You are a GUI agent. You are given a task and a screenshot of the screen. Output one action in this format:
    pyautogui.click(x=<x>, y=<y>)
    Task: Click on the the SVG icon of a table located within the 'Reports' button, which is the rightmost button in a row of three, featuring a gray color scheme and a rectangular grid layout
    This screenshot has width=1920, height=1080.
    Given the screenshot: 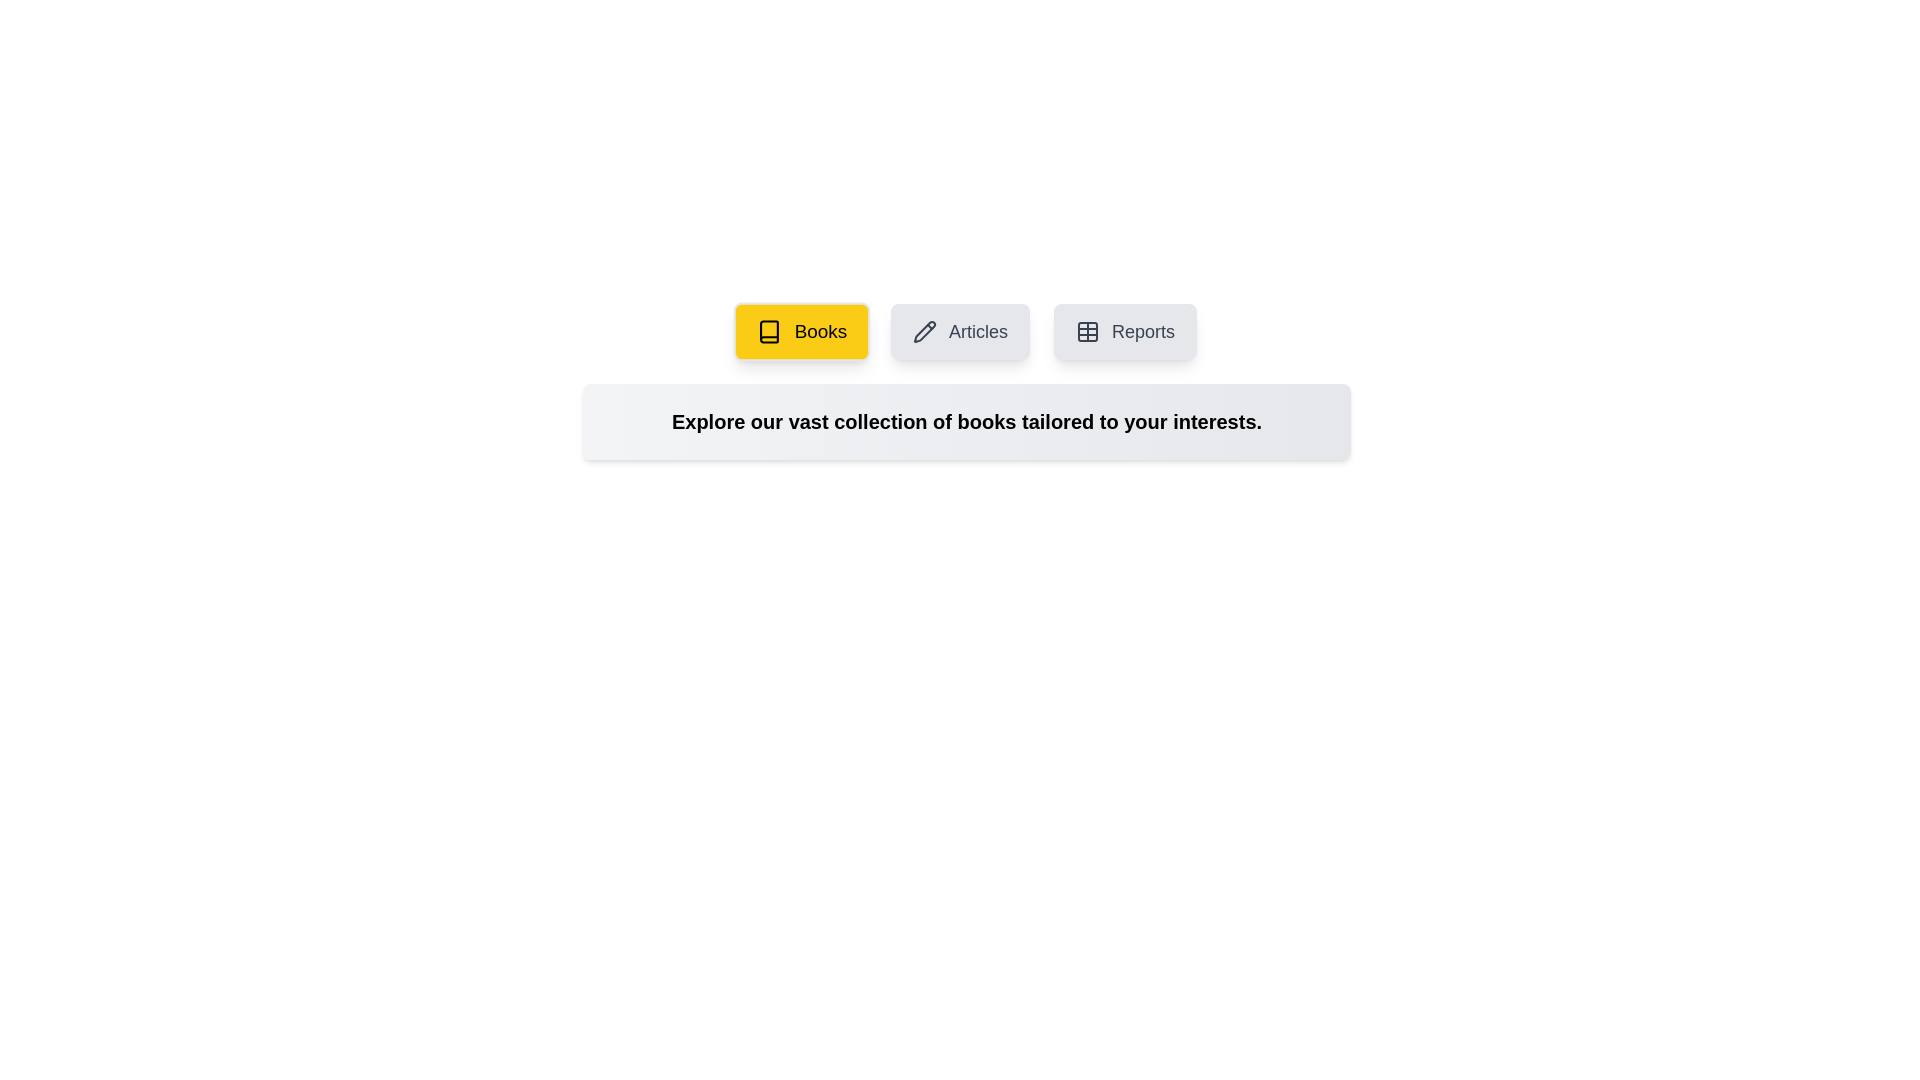 What is the action you would take?
    pyautogui.click(x=1087, y=330)
    